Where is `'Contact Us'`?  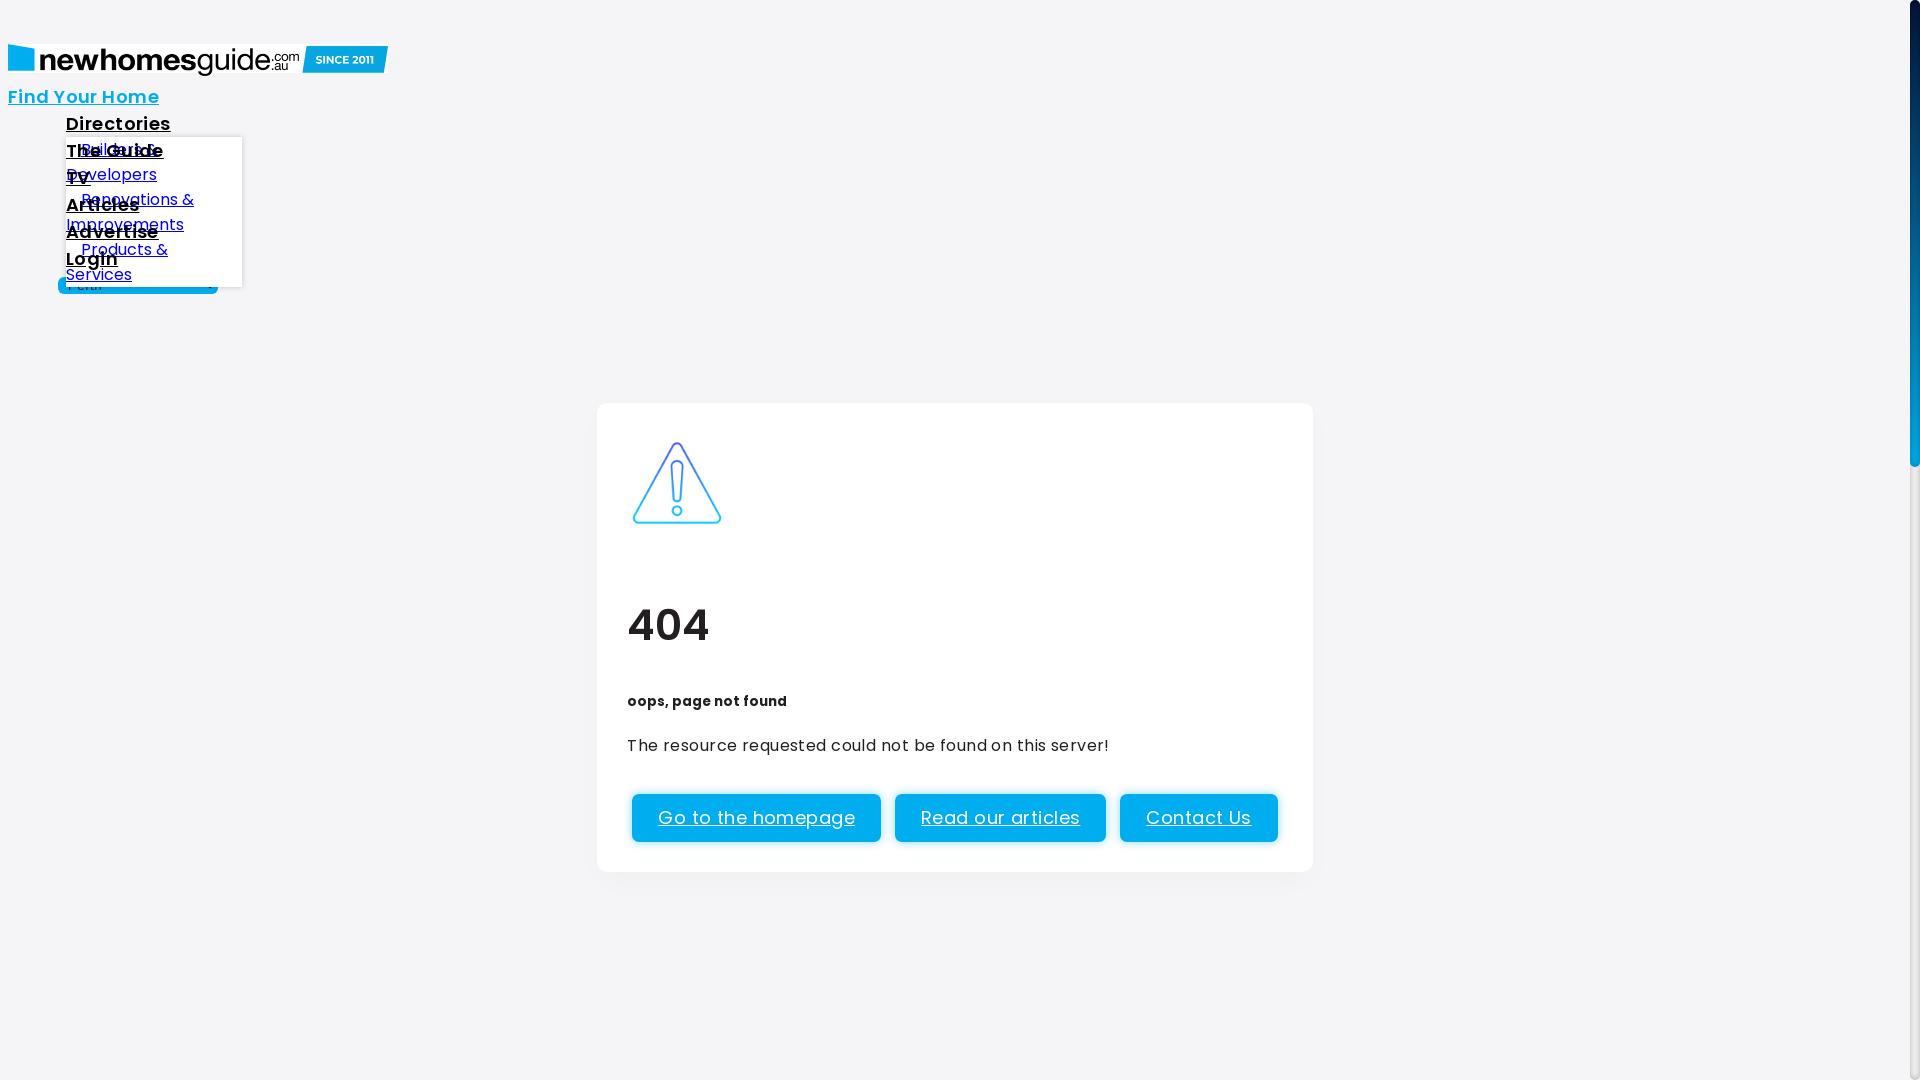
'Contact Us' is located at coordinates (1198, 817).